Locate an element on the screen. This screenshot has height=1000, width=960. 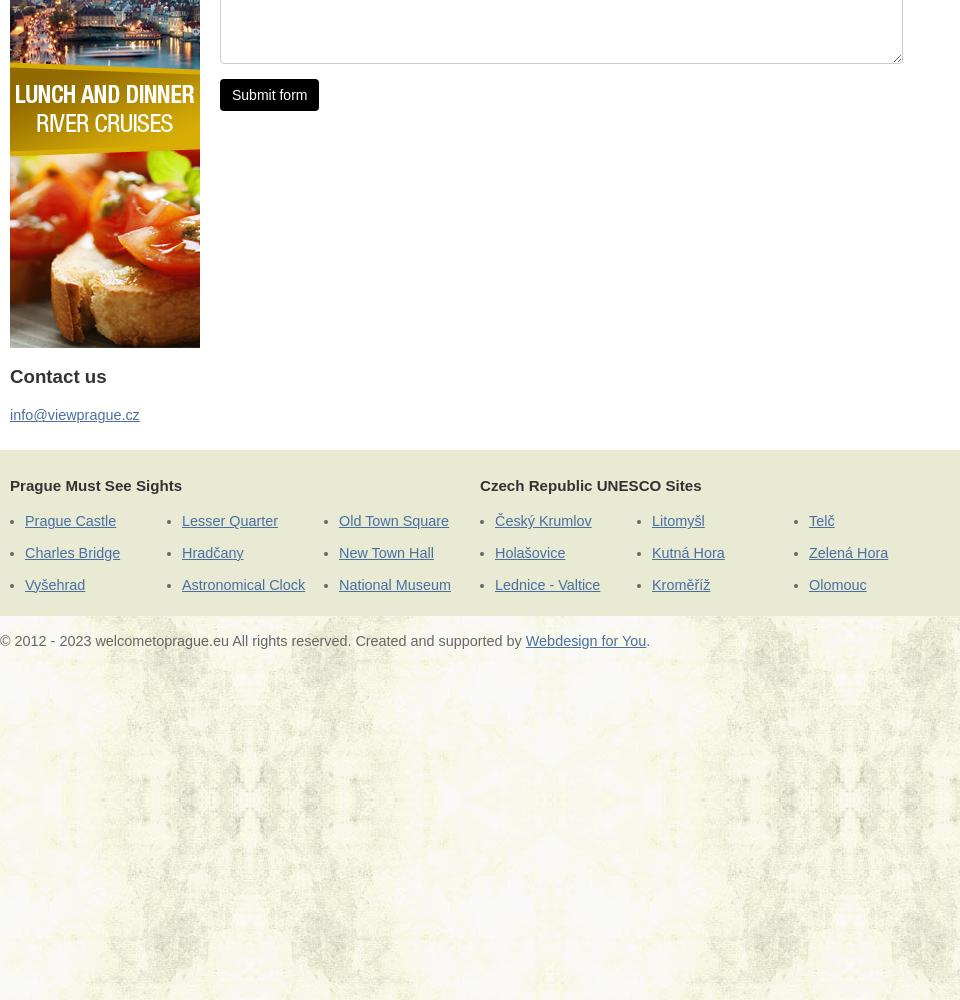
'Český Krumlov' is located at coordinates (493, 521).